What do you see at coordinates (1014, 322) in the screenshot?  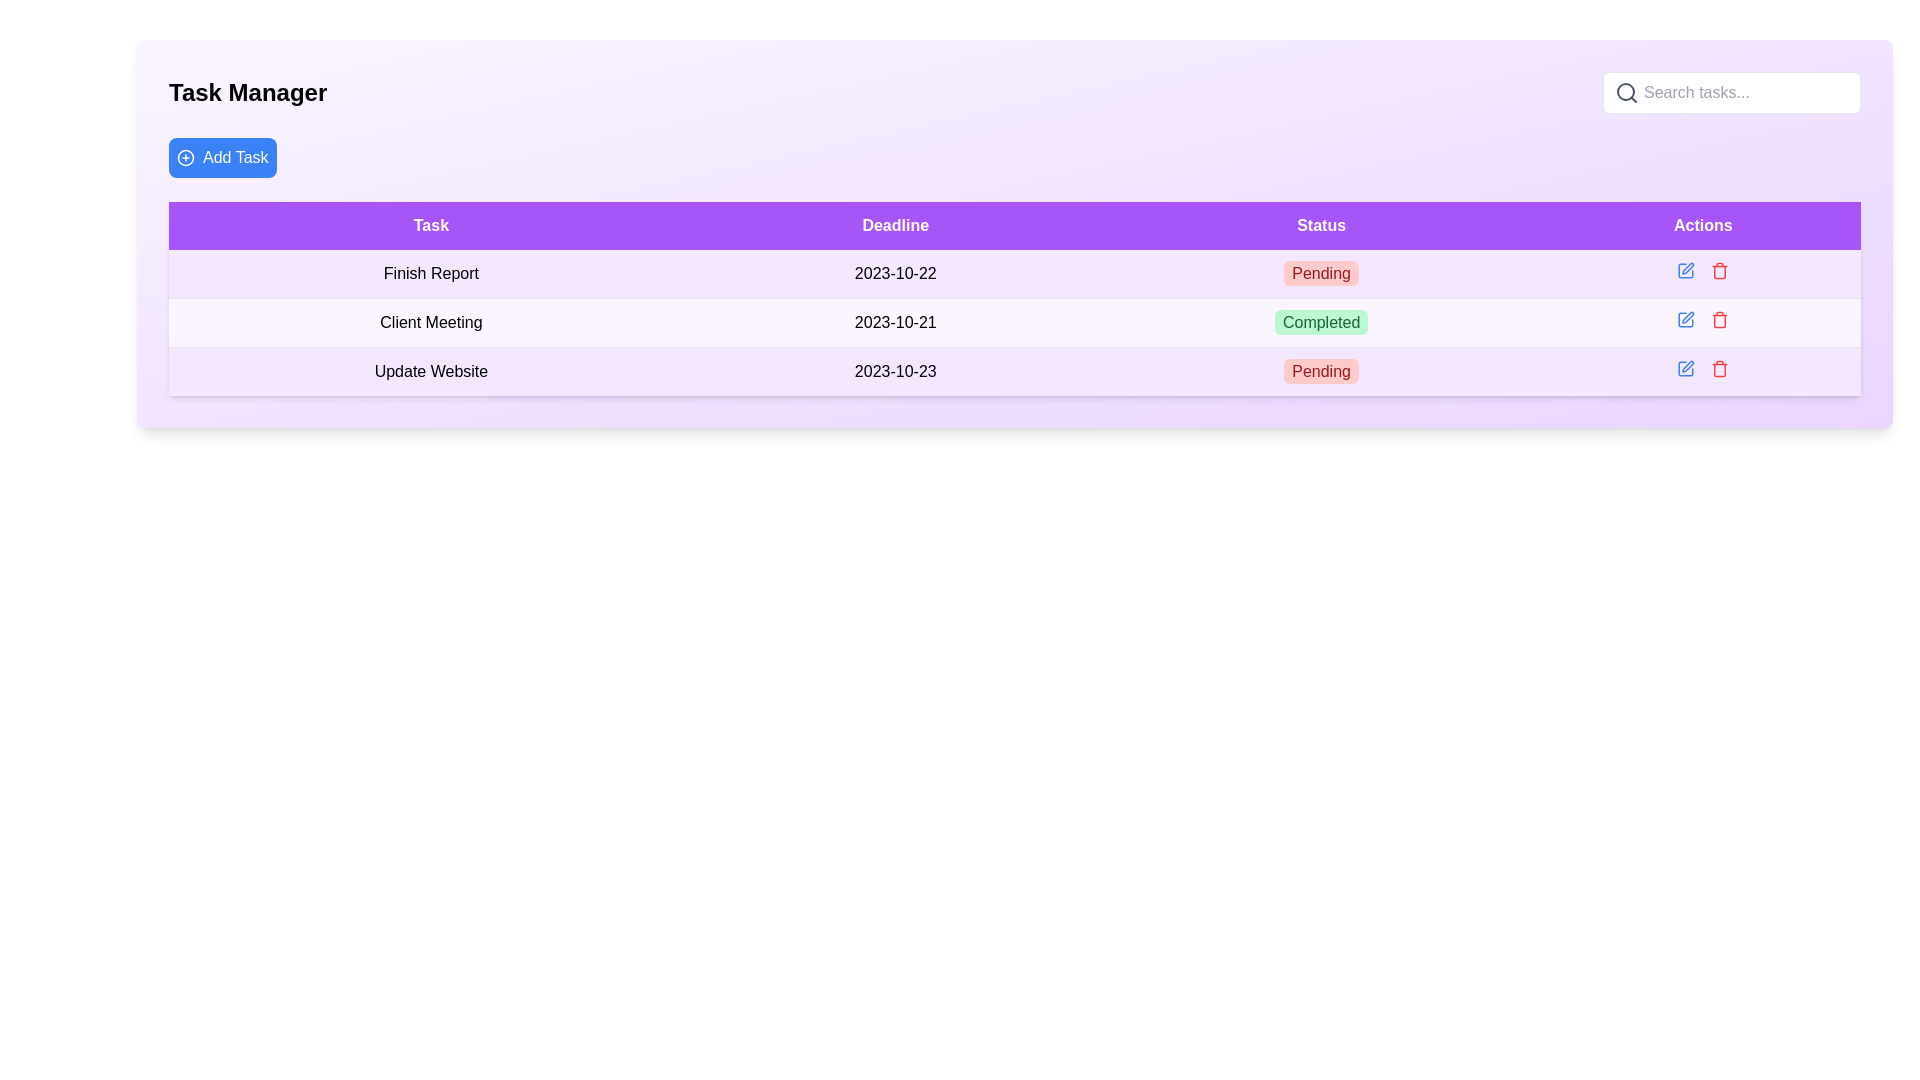 I see `the second table row containing the task 'Client Meeting', which includes the date '2023-10-21' and status 'Completed'` at bounding box center [1014, 322].